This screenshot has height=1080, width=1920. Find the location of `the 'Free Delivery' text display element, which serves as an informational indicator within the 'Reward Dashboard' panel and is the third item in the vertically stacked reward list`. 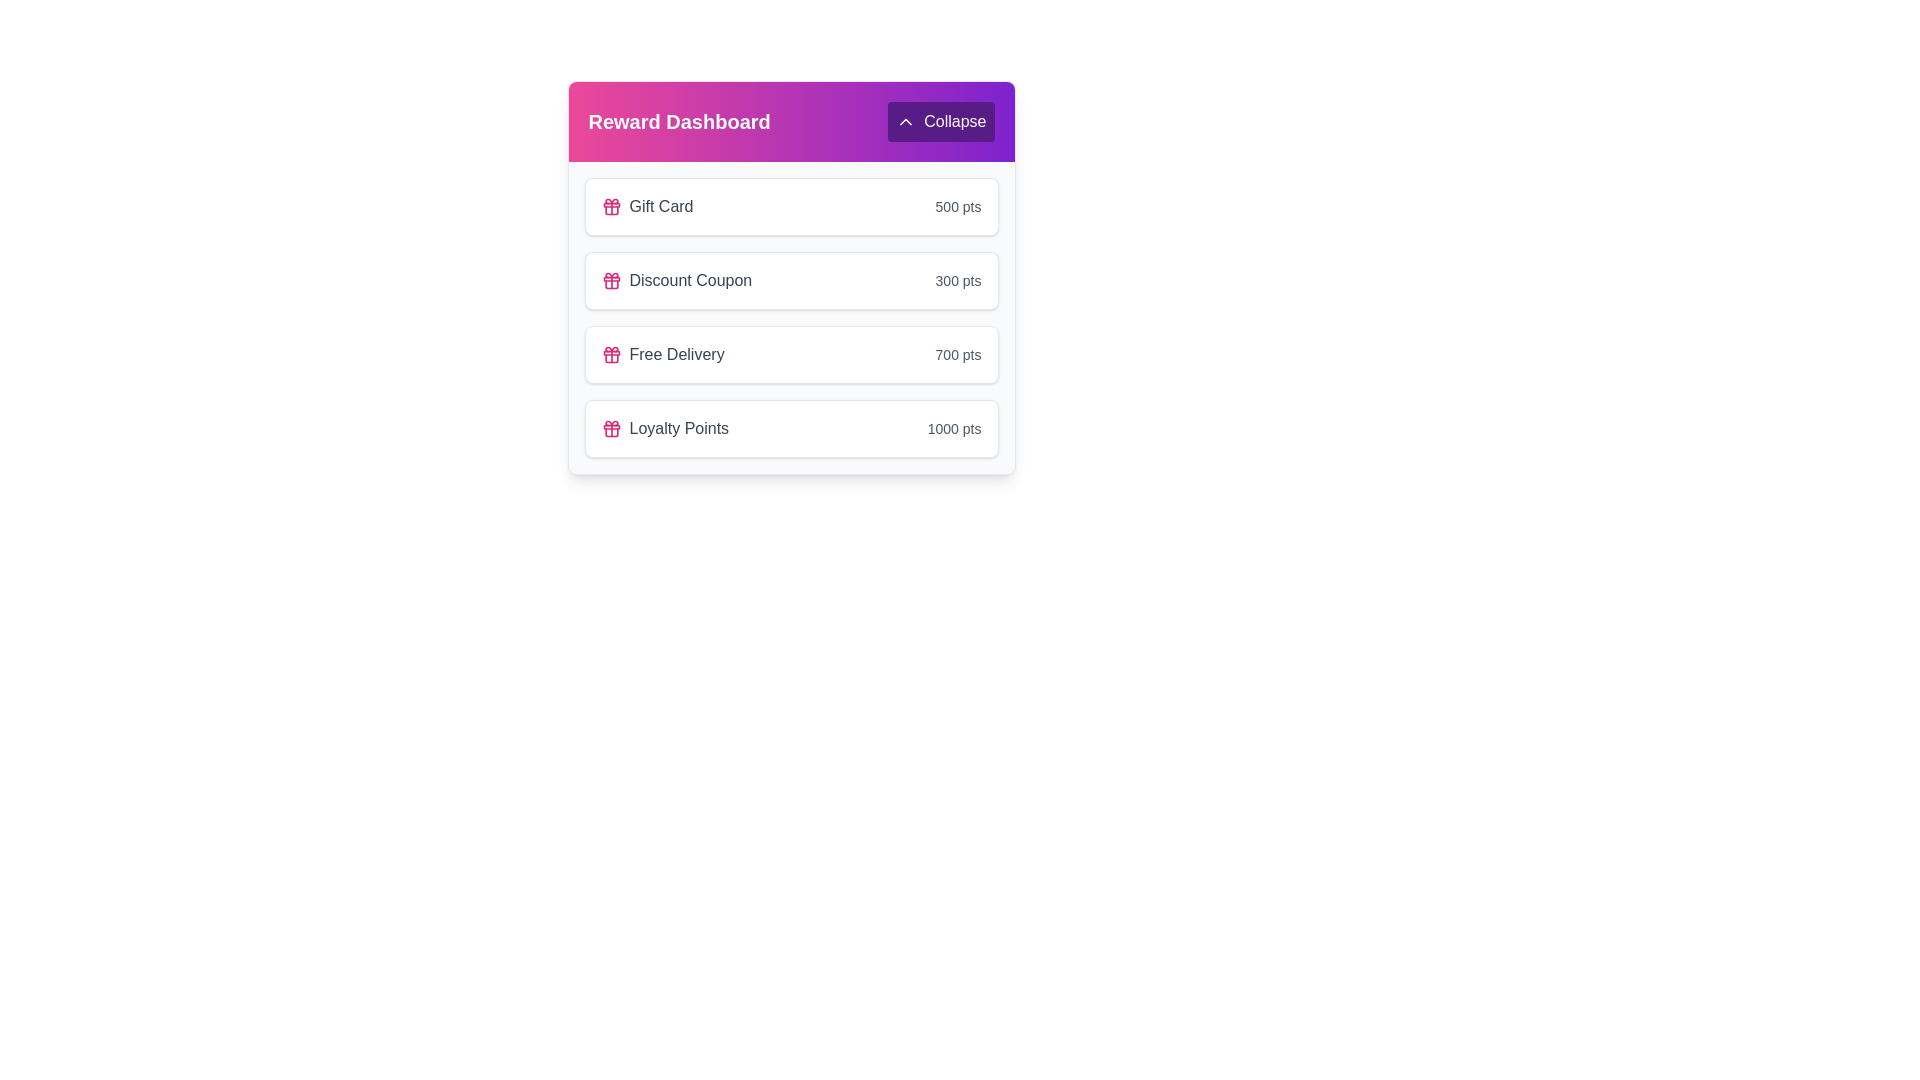

the 'Free Delivery' text display element, which serves as an informational indicator within the 'Reward Dashboard' panel and is the third item in the vertically stacked reward list is located at coordinates (676, 353).